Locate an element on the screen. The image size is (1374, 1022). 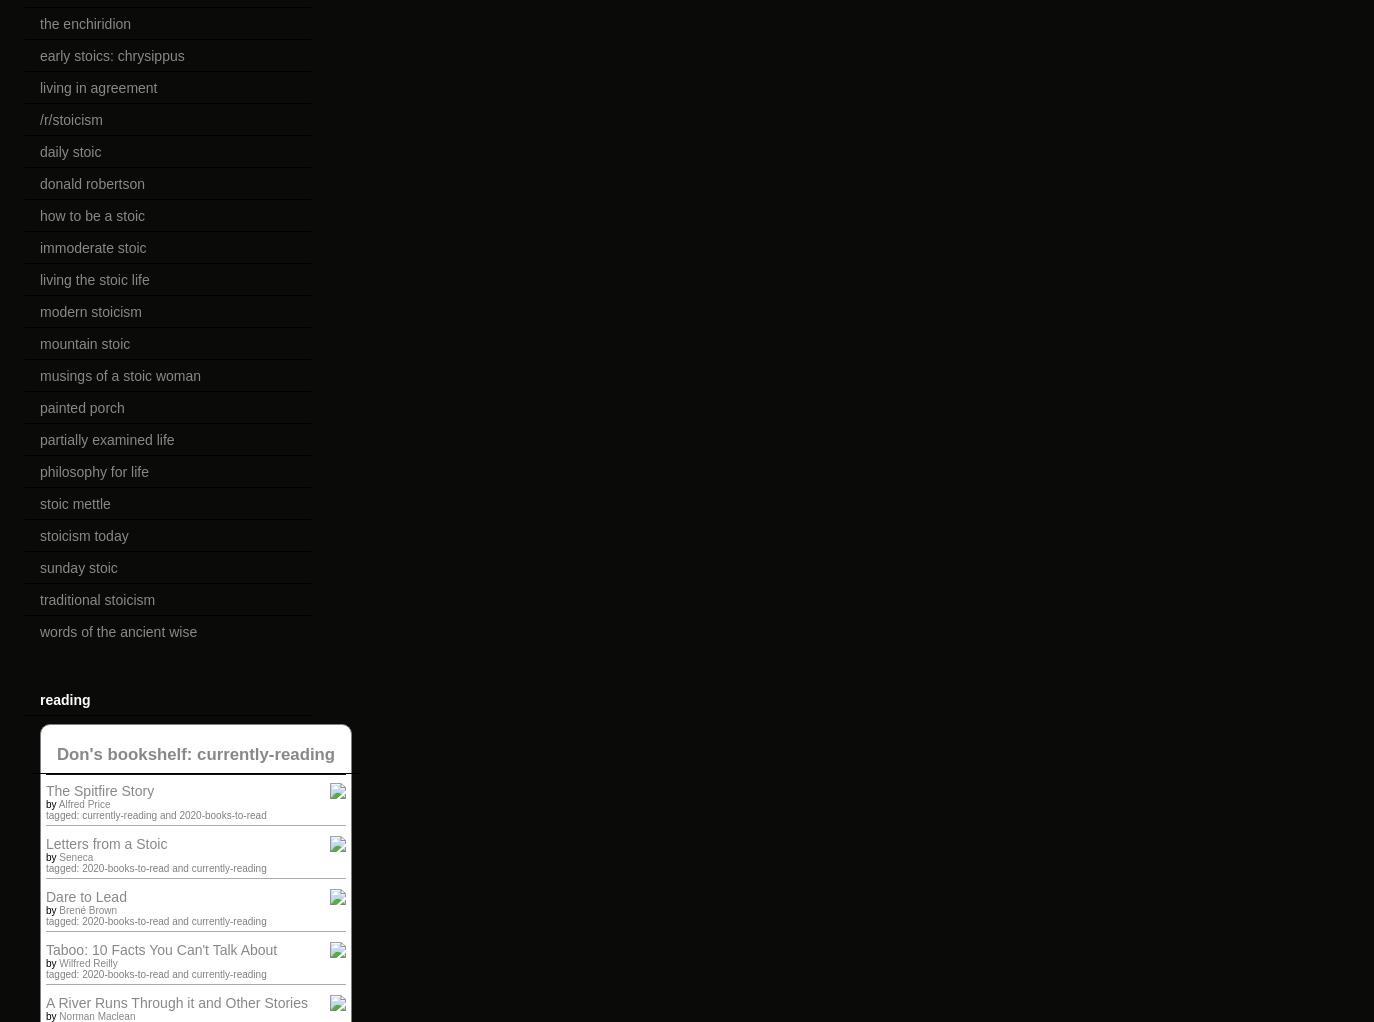
'Taboo: 10 Facts You Can't Talk About' is located at coordinates (160, 949).